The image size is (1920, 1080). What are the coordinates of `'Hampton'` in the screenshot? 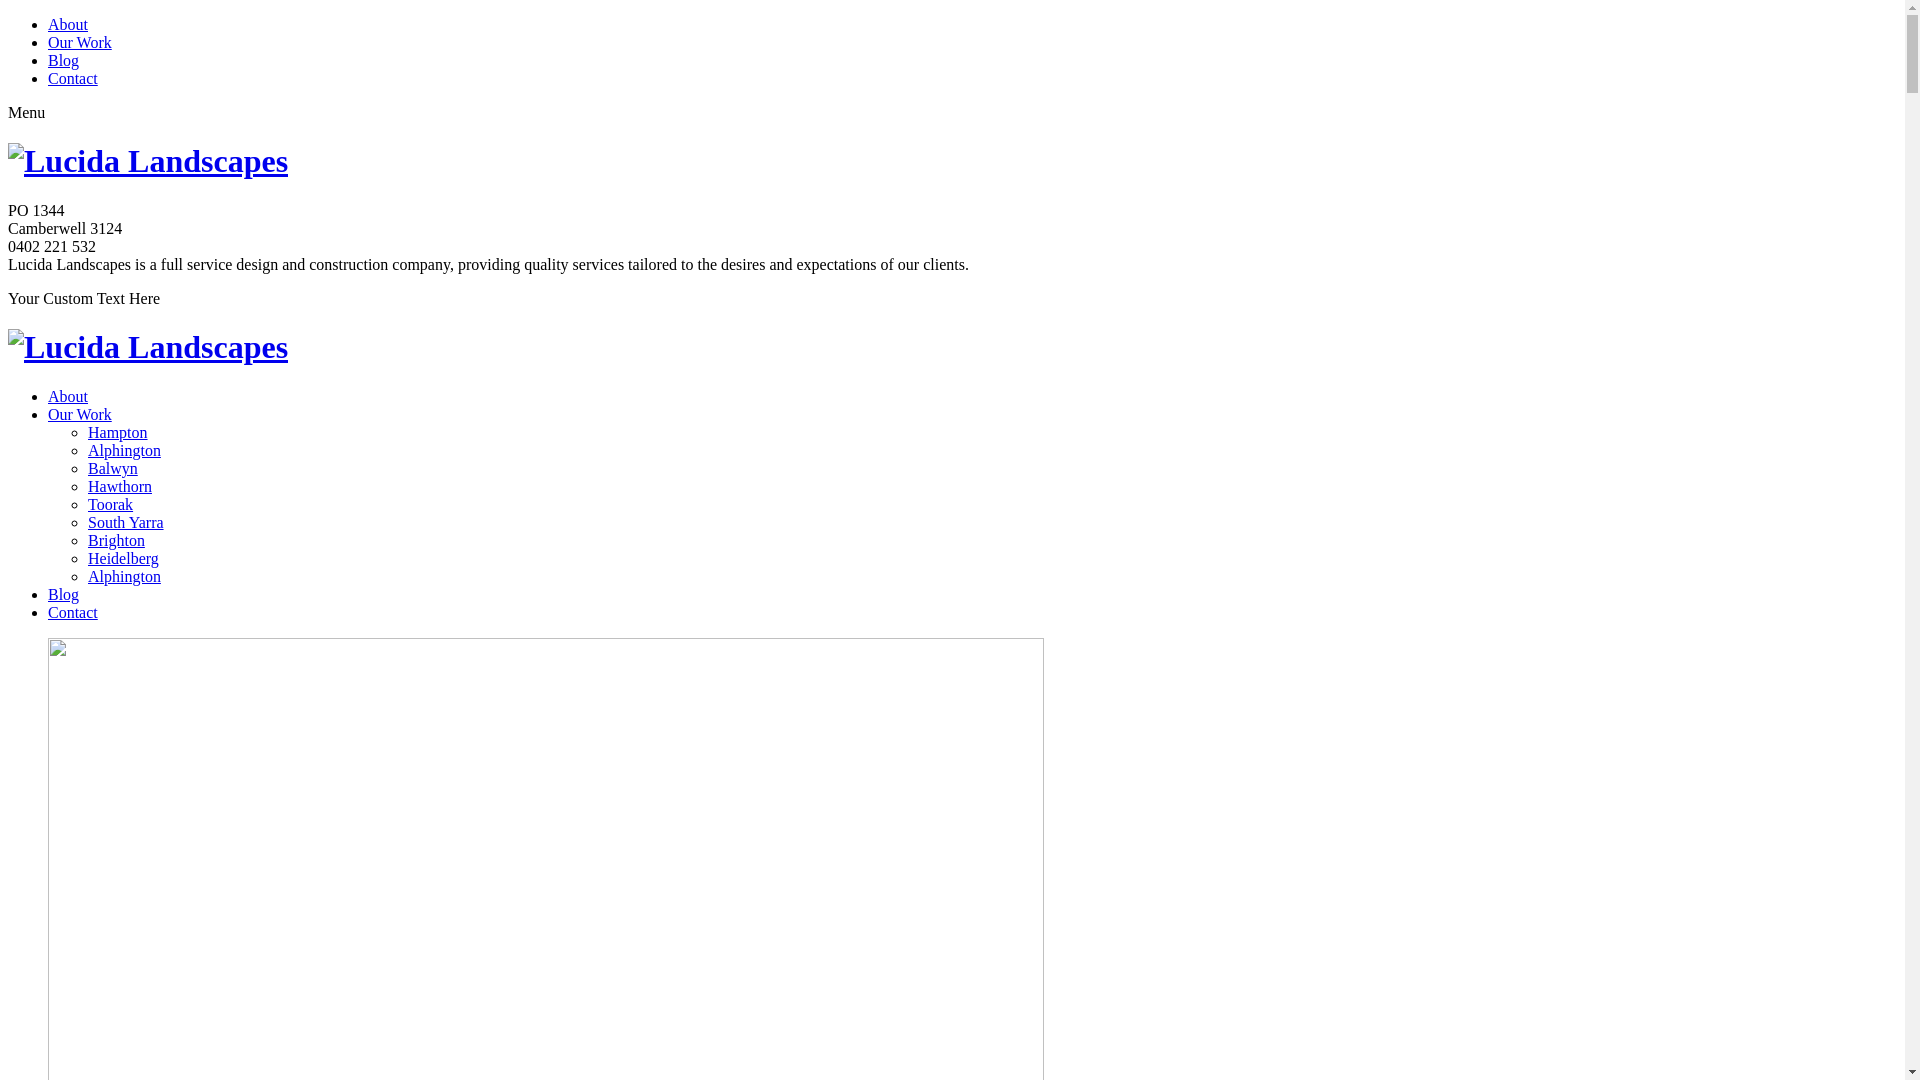 It's located at (86, 431).